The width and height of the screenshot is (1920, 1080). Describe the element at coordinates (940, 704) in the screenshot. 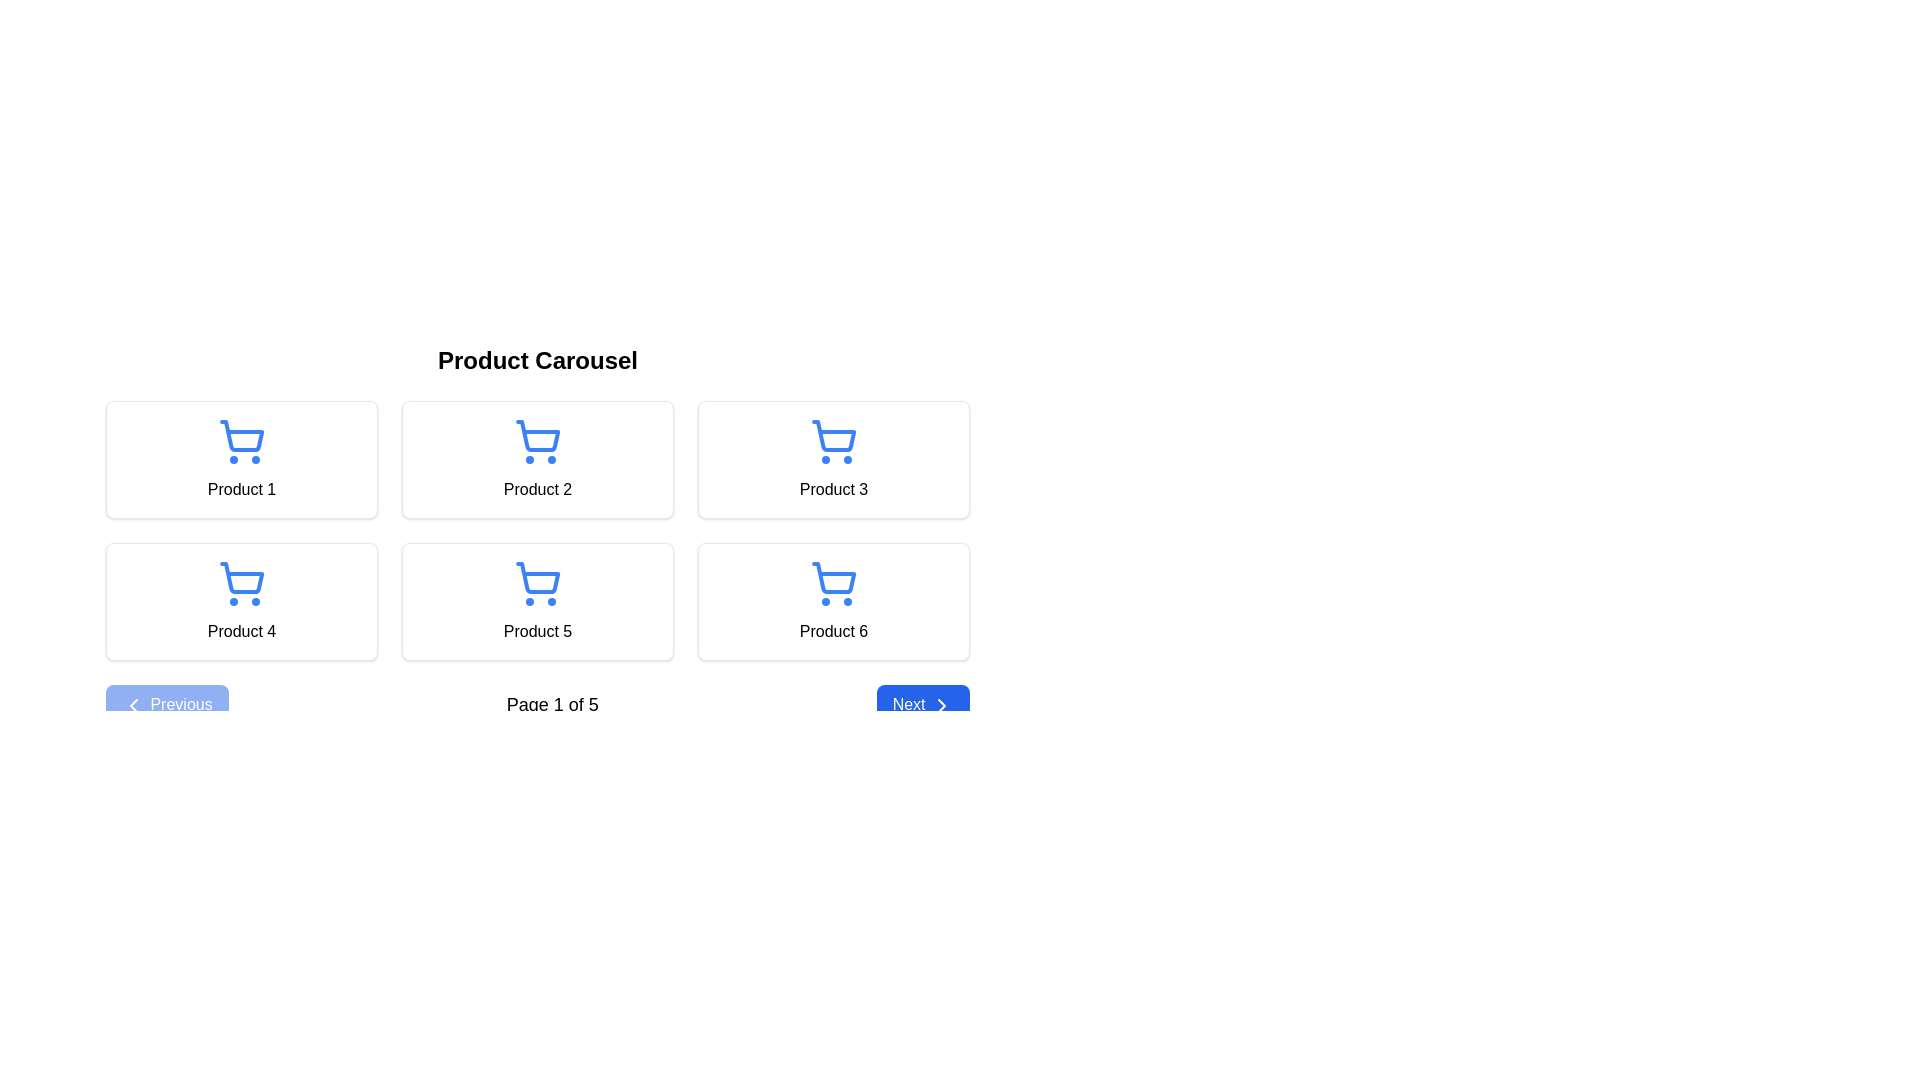

I see `the right-pointing chevron icon within the 'Next' button at the bottom-right corner of the interface` at that location.